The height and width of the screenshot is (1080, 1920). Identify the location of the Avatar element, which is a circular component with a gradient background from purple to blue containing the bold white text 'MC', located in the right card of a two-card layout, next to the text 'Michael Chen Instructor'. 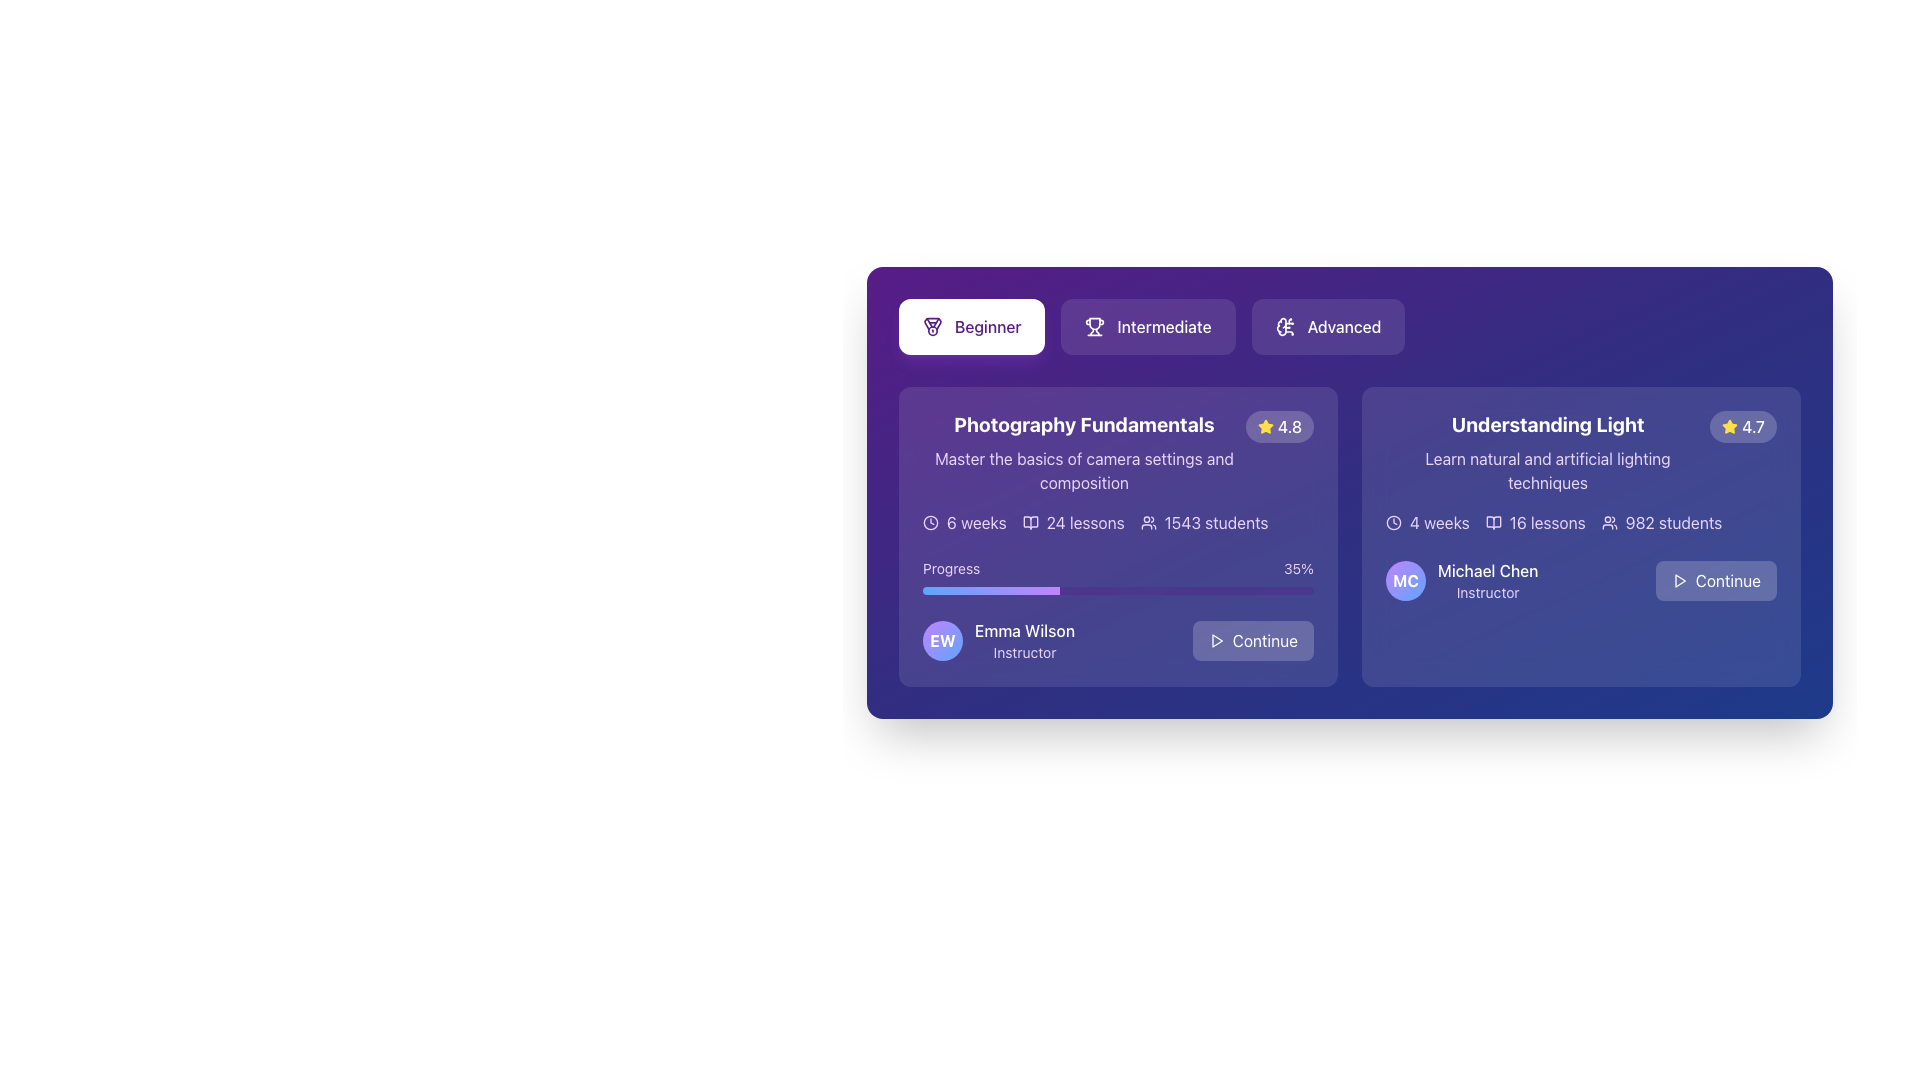
(1405, 581).